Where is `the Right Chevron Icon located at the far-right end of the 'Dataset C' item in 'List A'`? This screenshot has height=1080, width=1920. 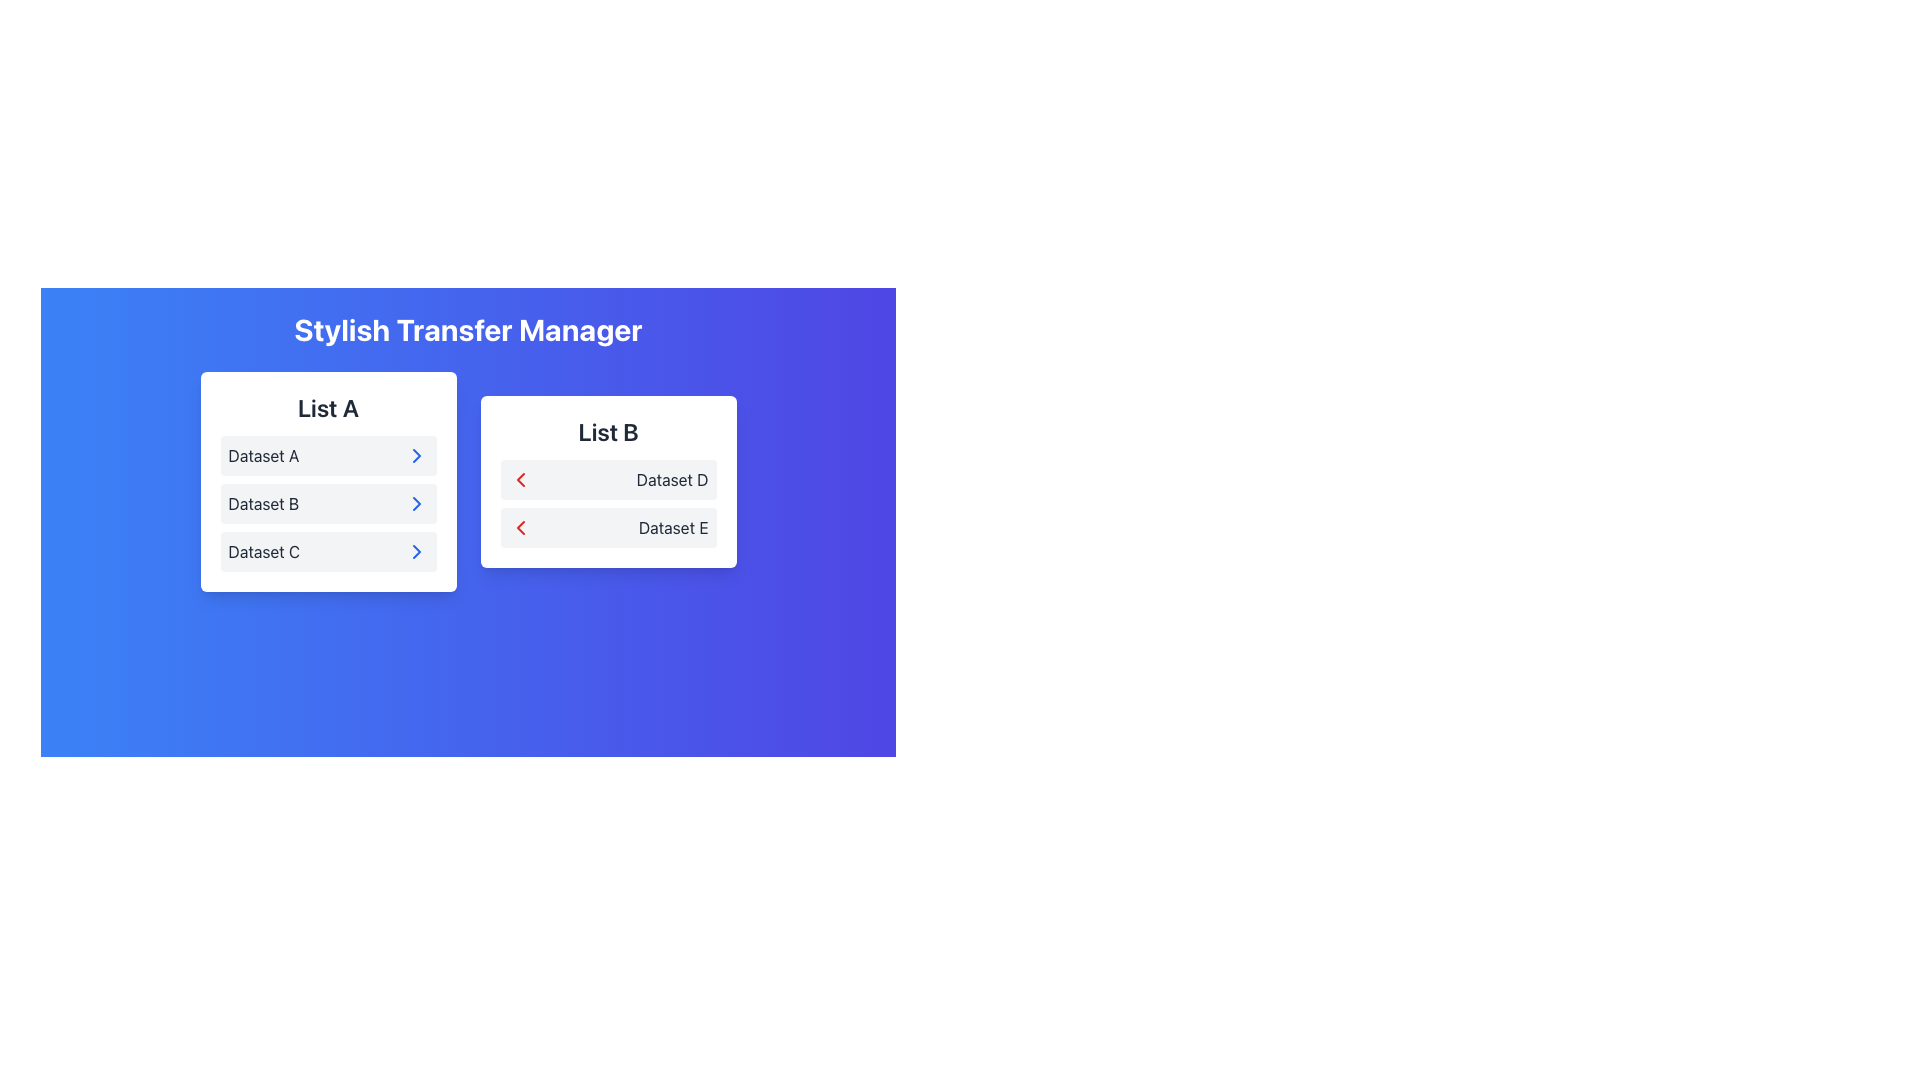 the Right Chevron Icon located at the far-right end of the 'Dataset C' item in 'List A' is located at coordinates (415, 551).